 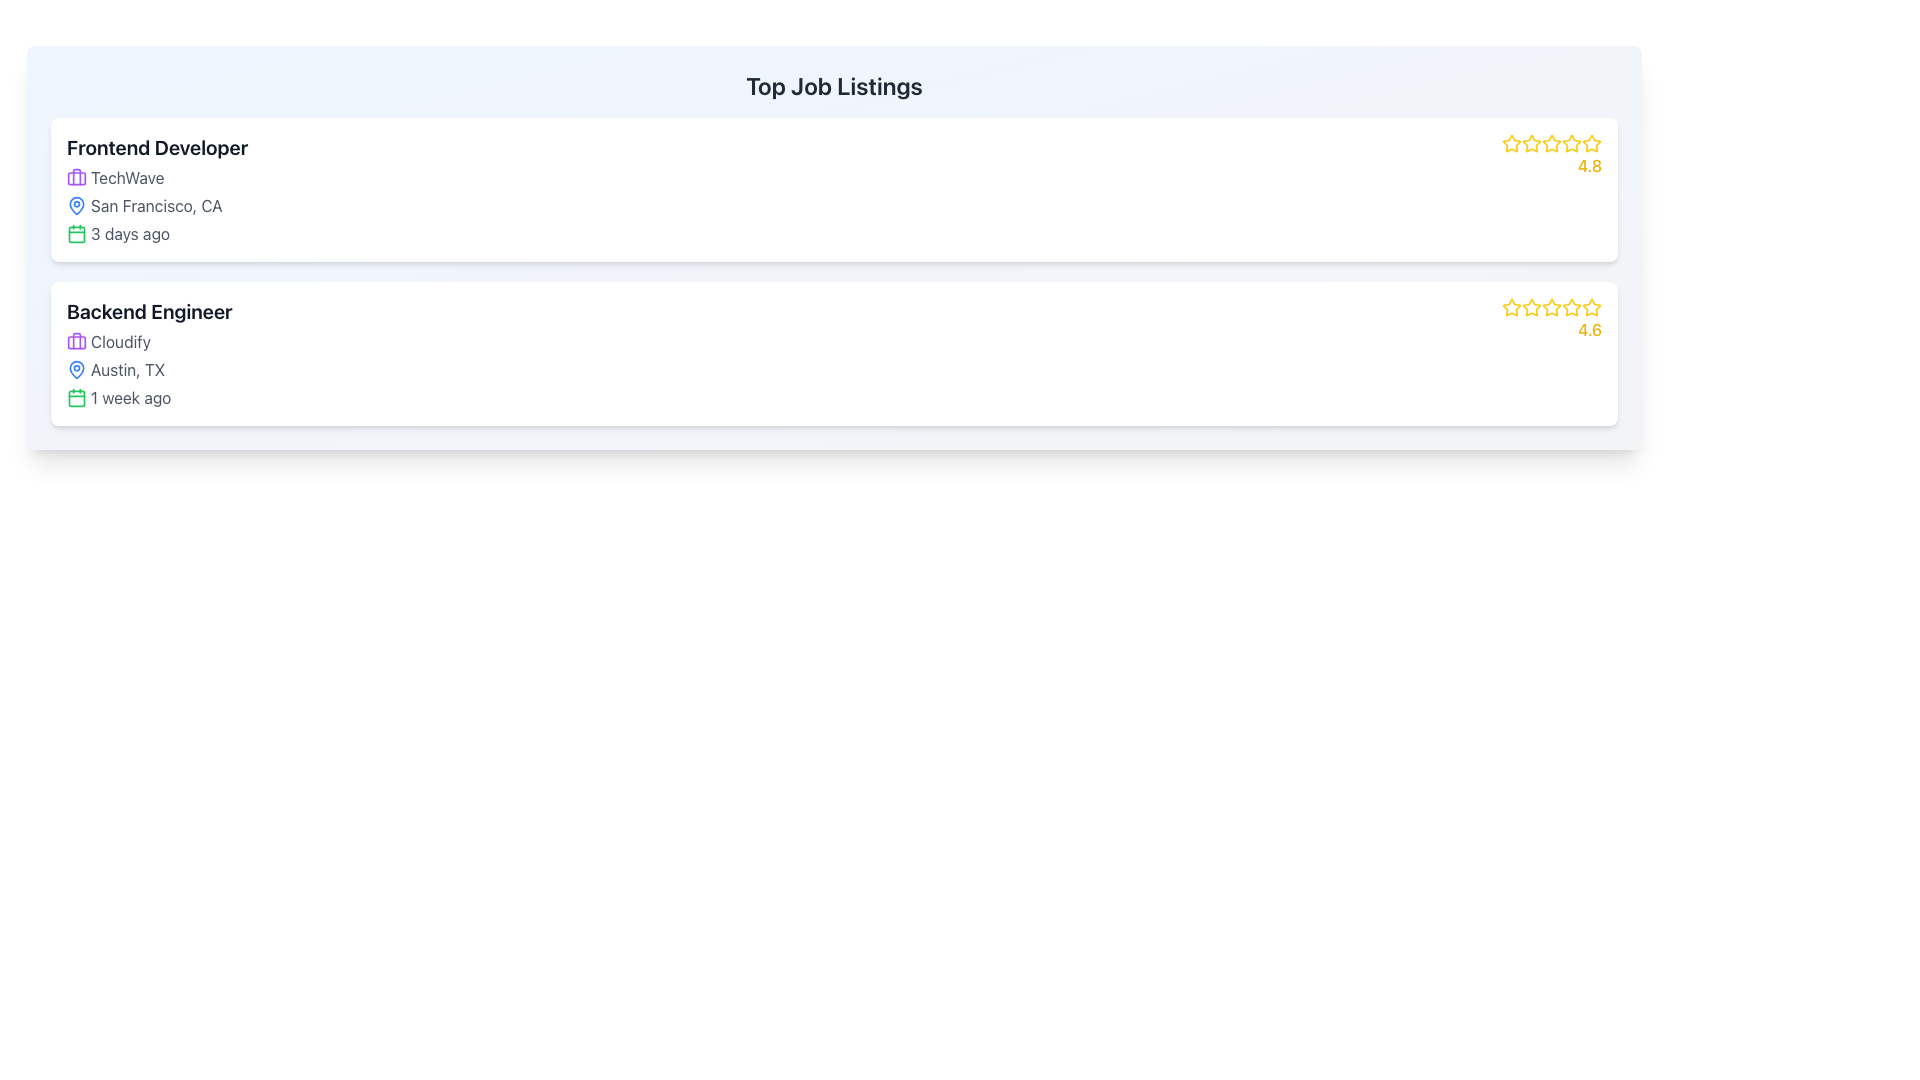 I want to click on the job details card for the 'Backend Engineer' position by clicking on the rating display located in the top-right corner of the card, which visually indicates the rating using stars and a numerical value, so click(x=1550, y=319).